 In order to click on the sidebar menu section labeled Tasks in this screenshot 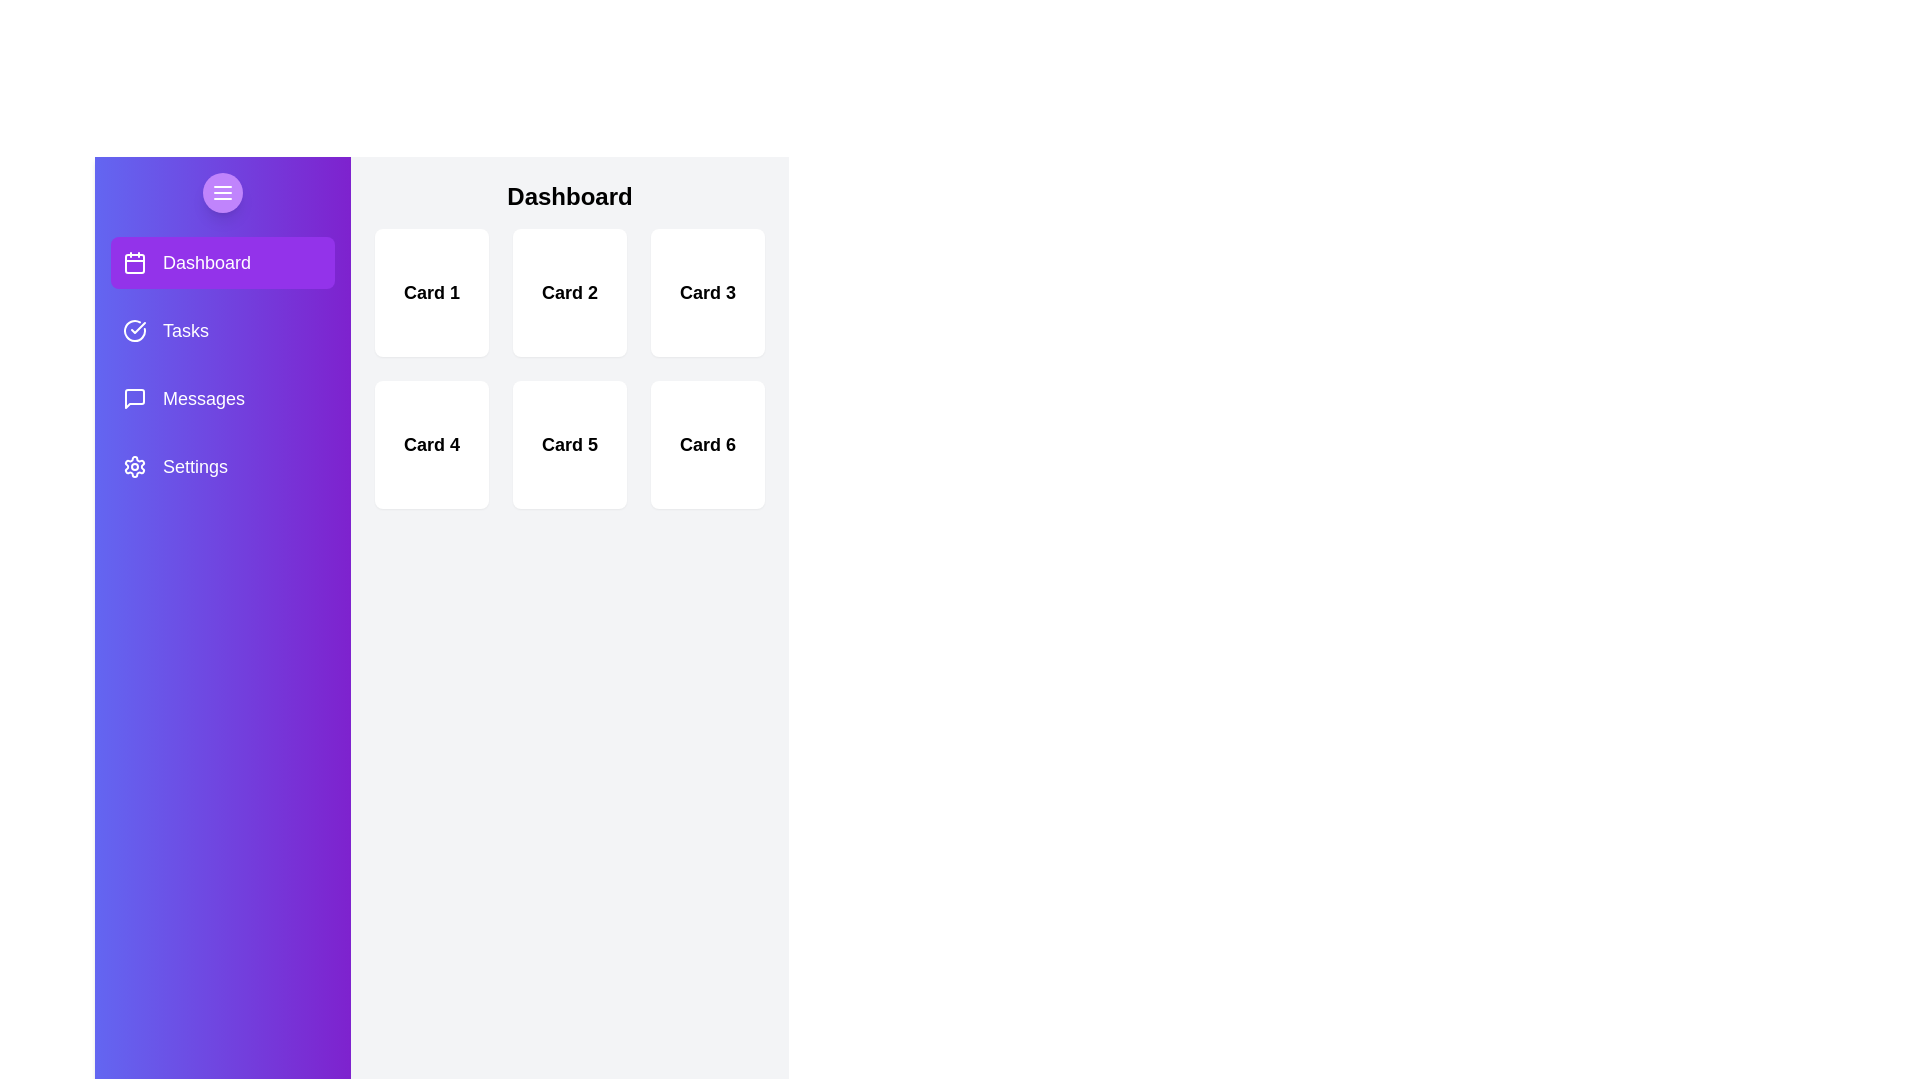, I will do `click(222, 330)`.